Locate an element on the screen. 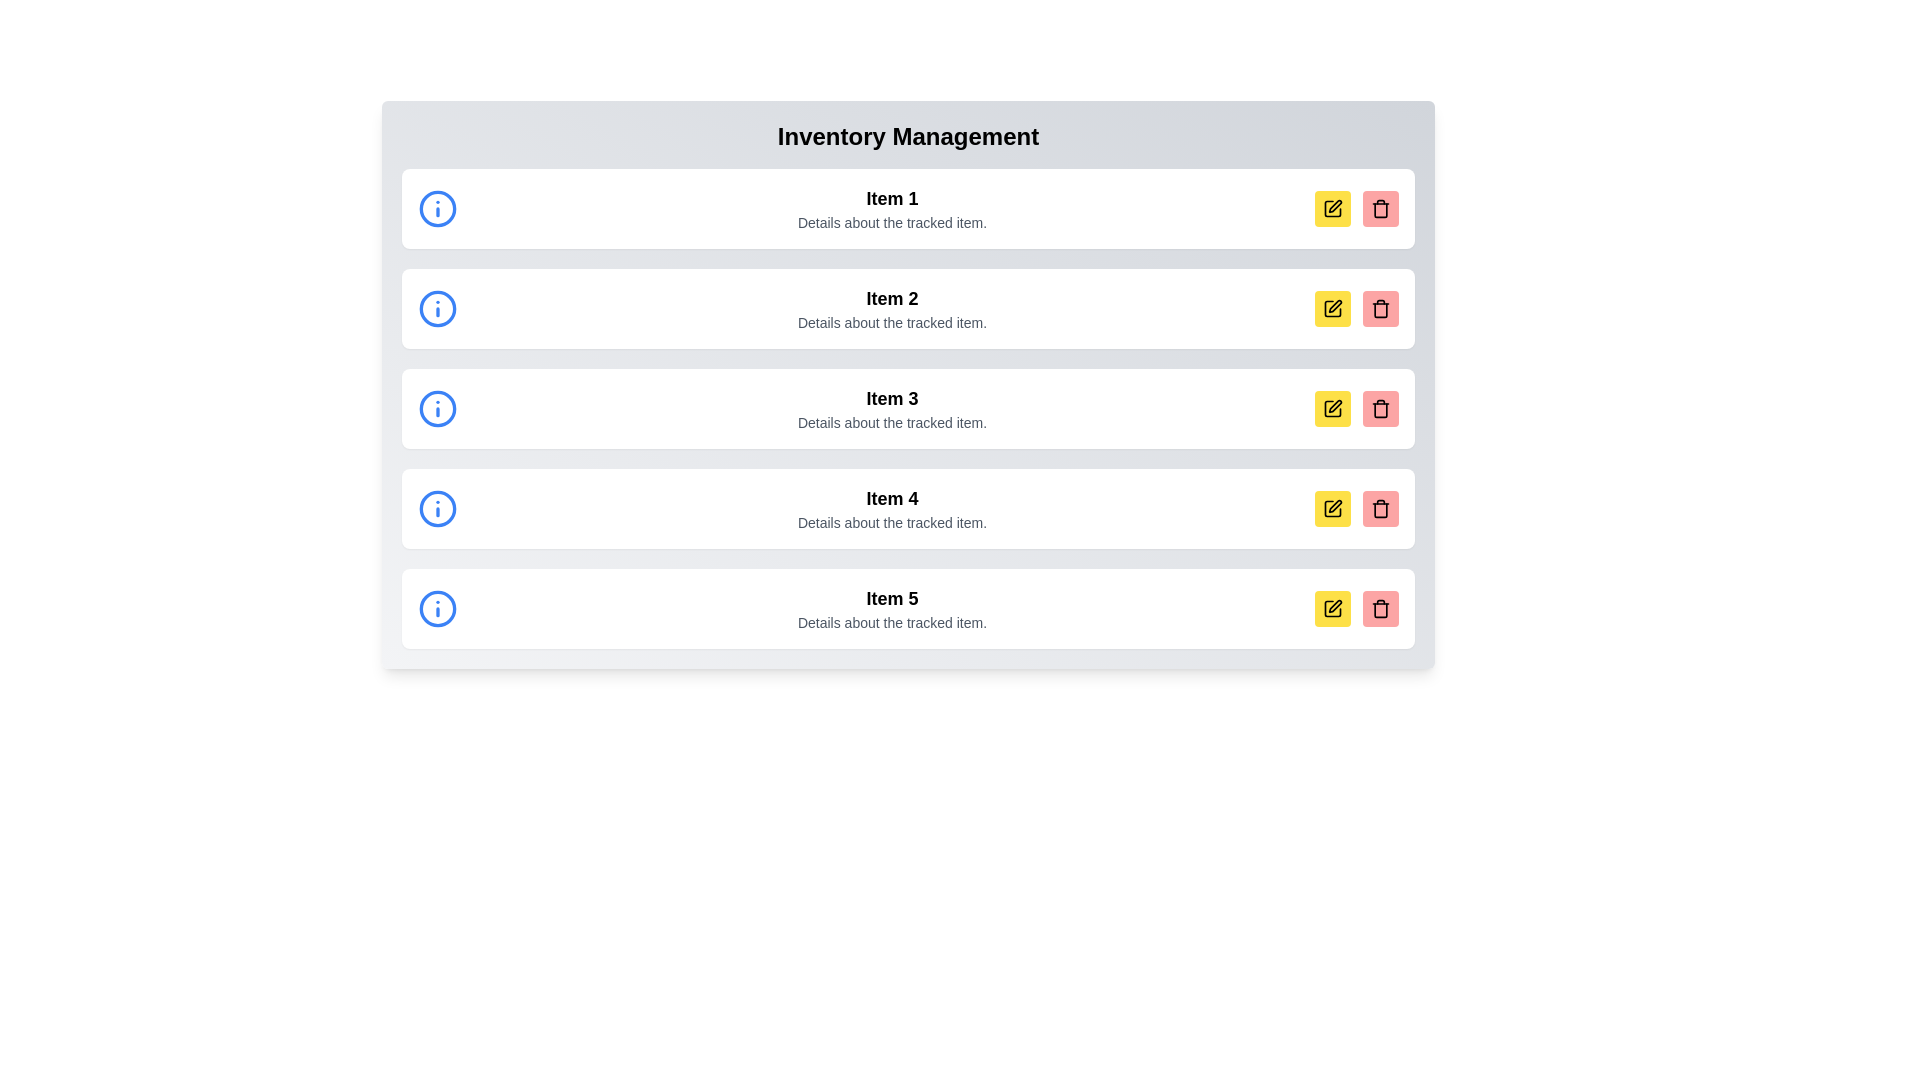 Image resolution: width=1920 pixels, height=1080 pixels. text label for 'Item 1' located at the top of the vertical list in the 'Inventory Management' section is located at coordinates (891, 199).